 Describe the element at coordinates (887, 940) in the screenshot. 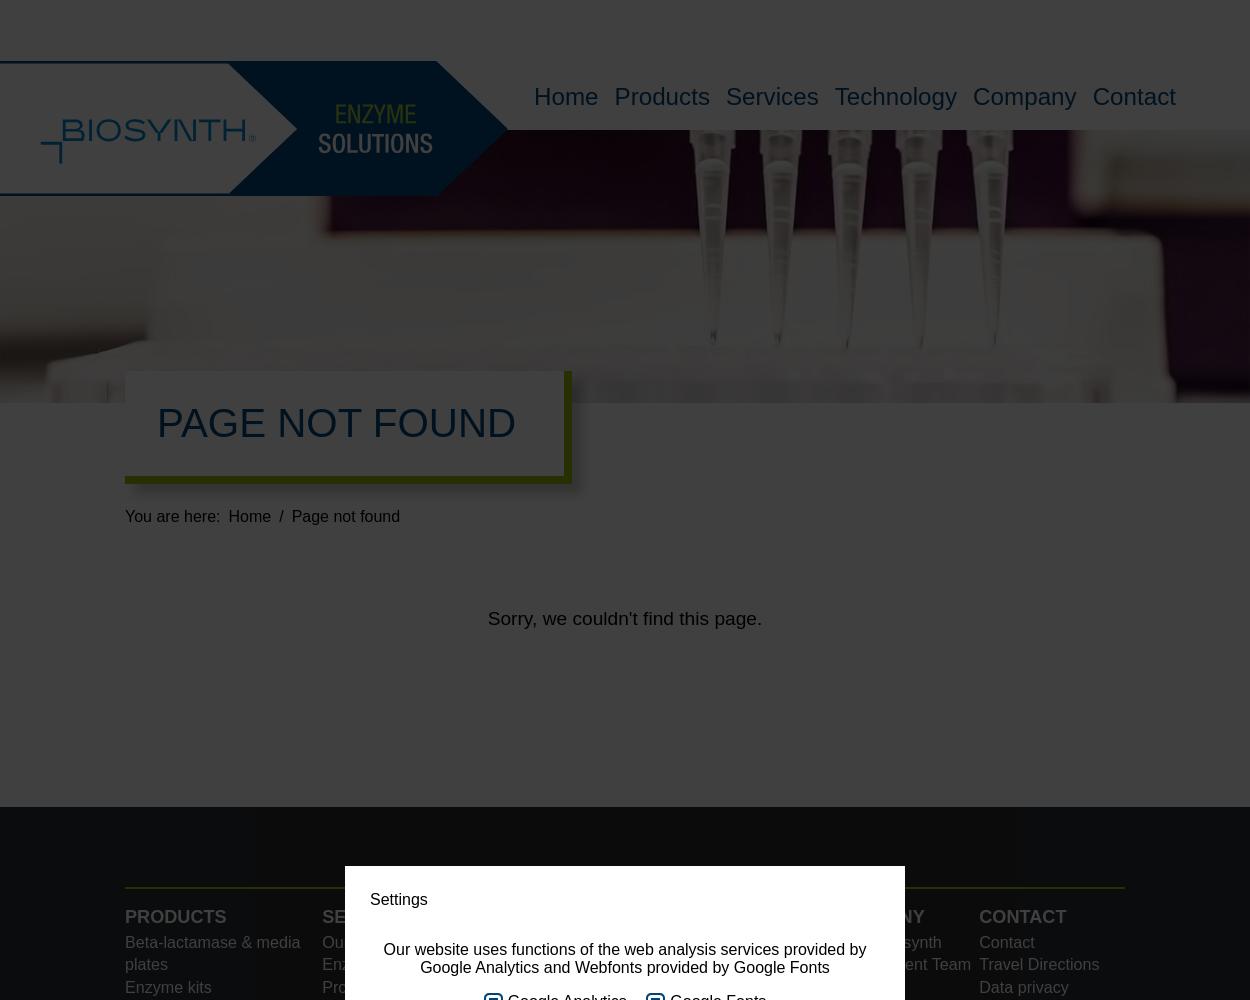

I see `'About Biosynth'` at that location.